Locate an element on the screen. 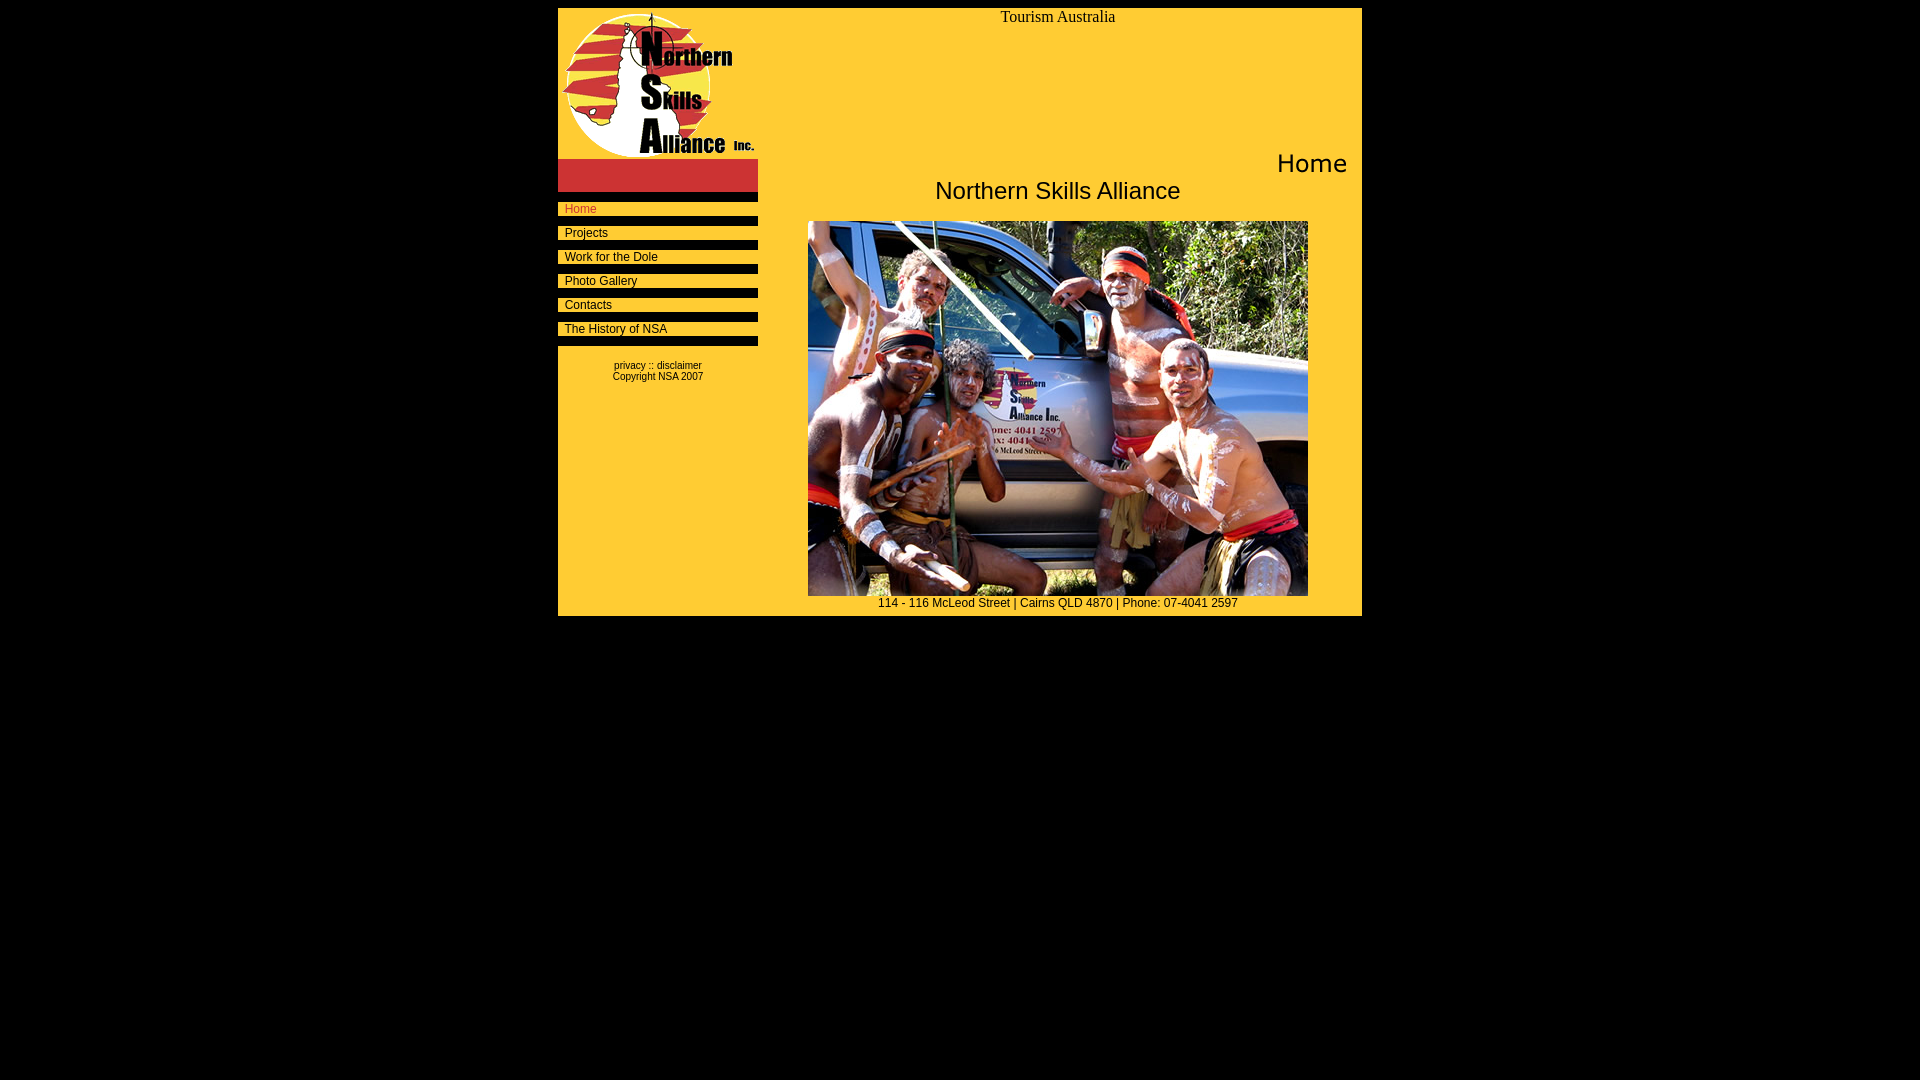 This screenshot has height=1080, width=1920. '  Photo Gallery' is located at coordinates (557, 281).